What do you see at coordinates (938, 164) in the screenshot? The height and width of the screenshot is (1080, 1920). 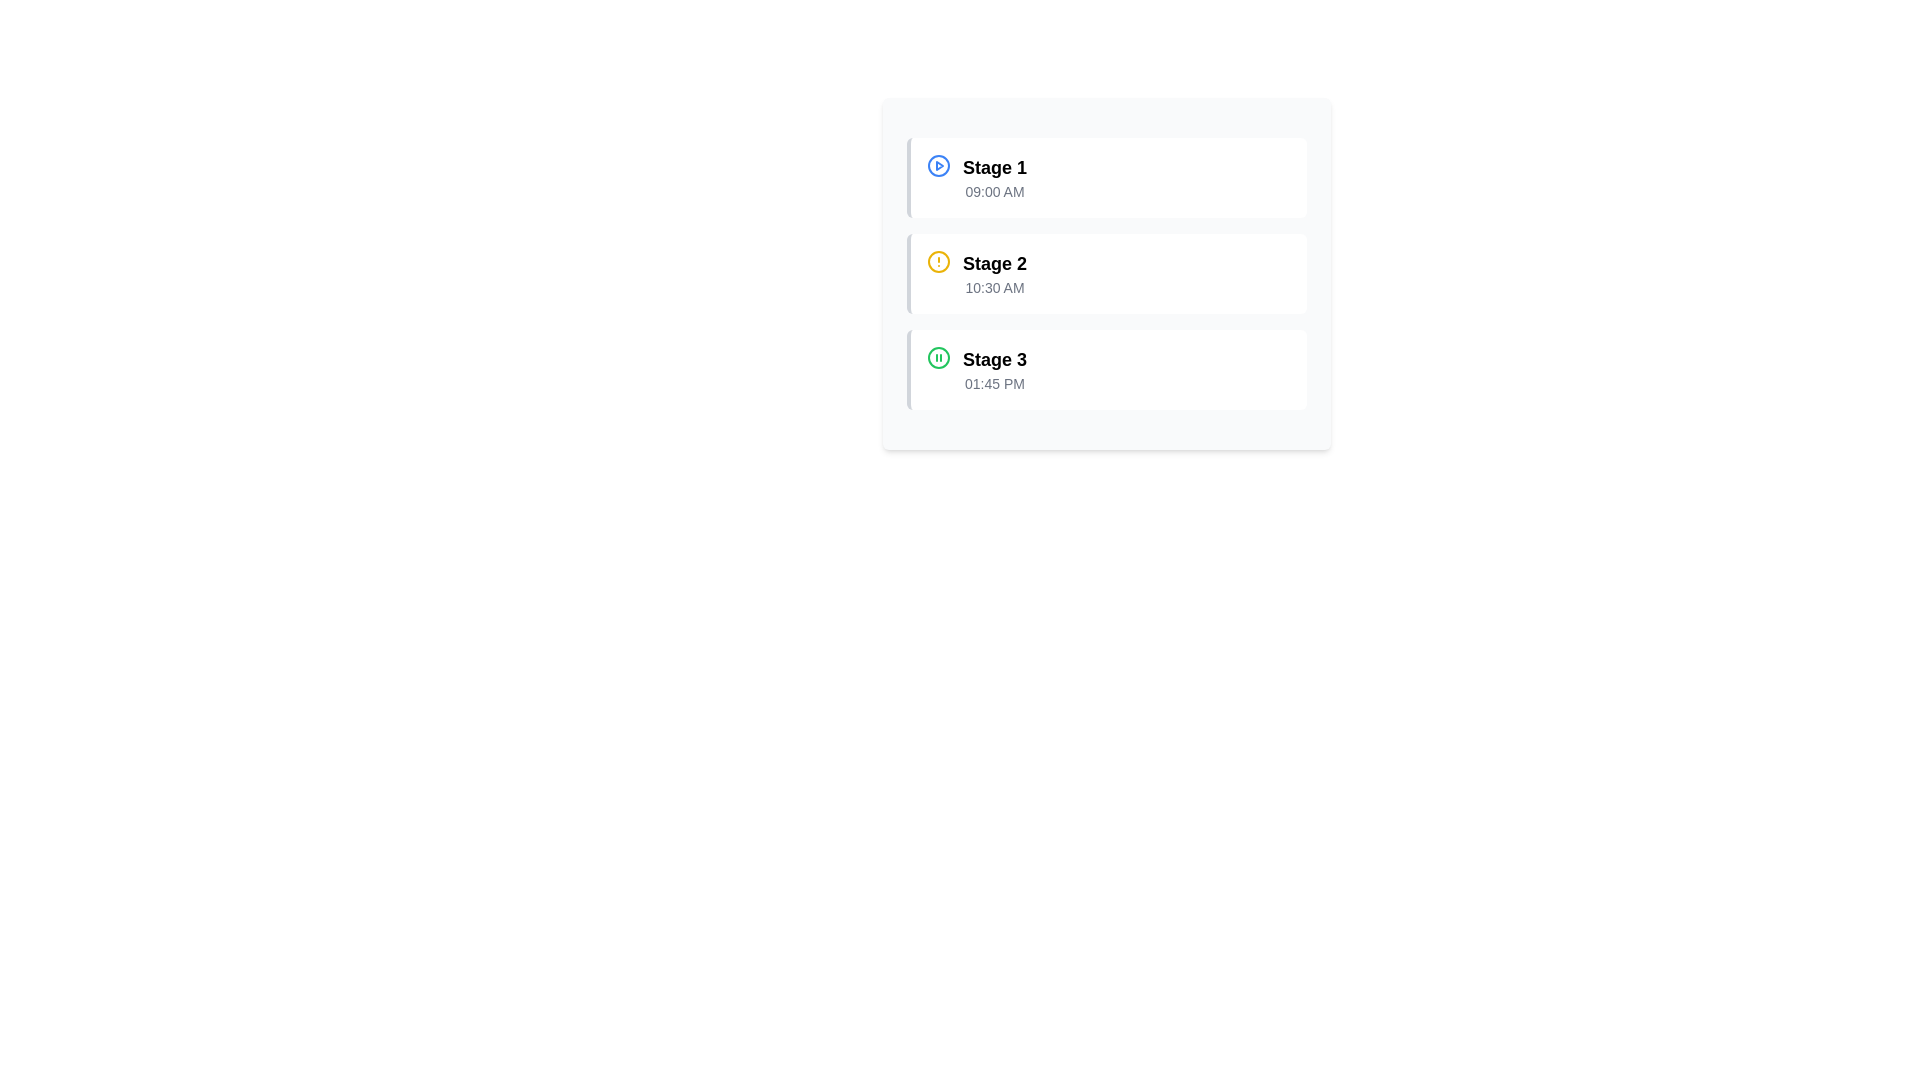 I see `the SVG Circle element, which is part of the icon located to the left of the 'Stage 1' label in the first item of a vertical list` at bounding box center [938, 164].